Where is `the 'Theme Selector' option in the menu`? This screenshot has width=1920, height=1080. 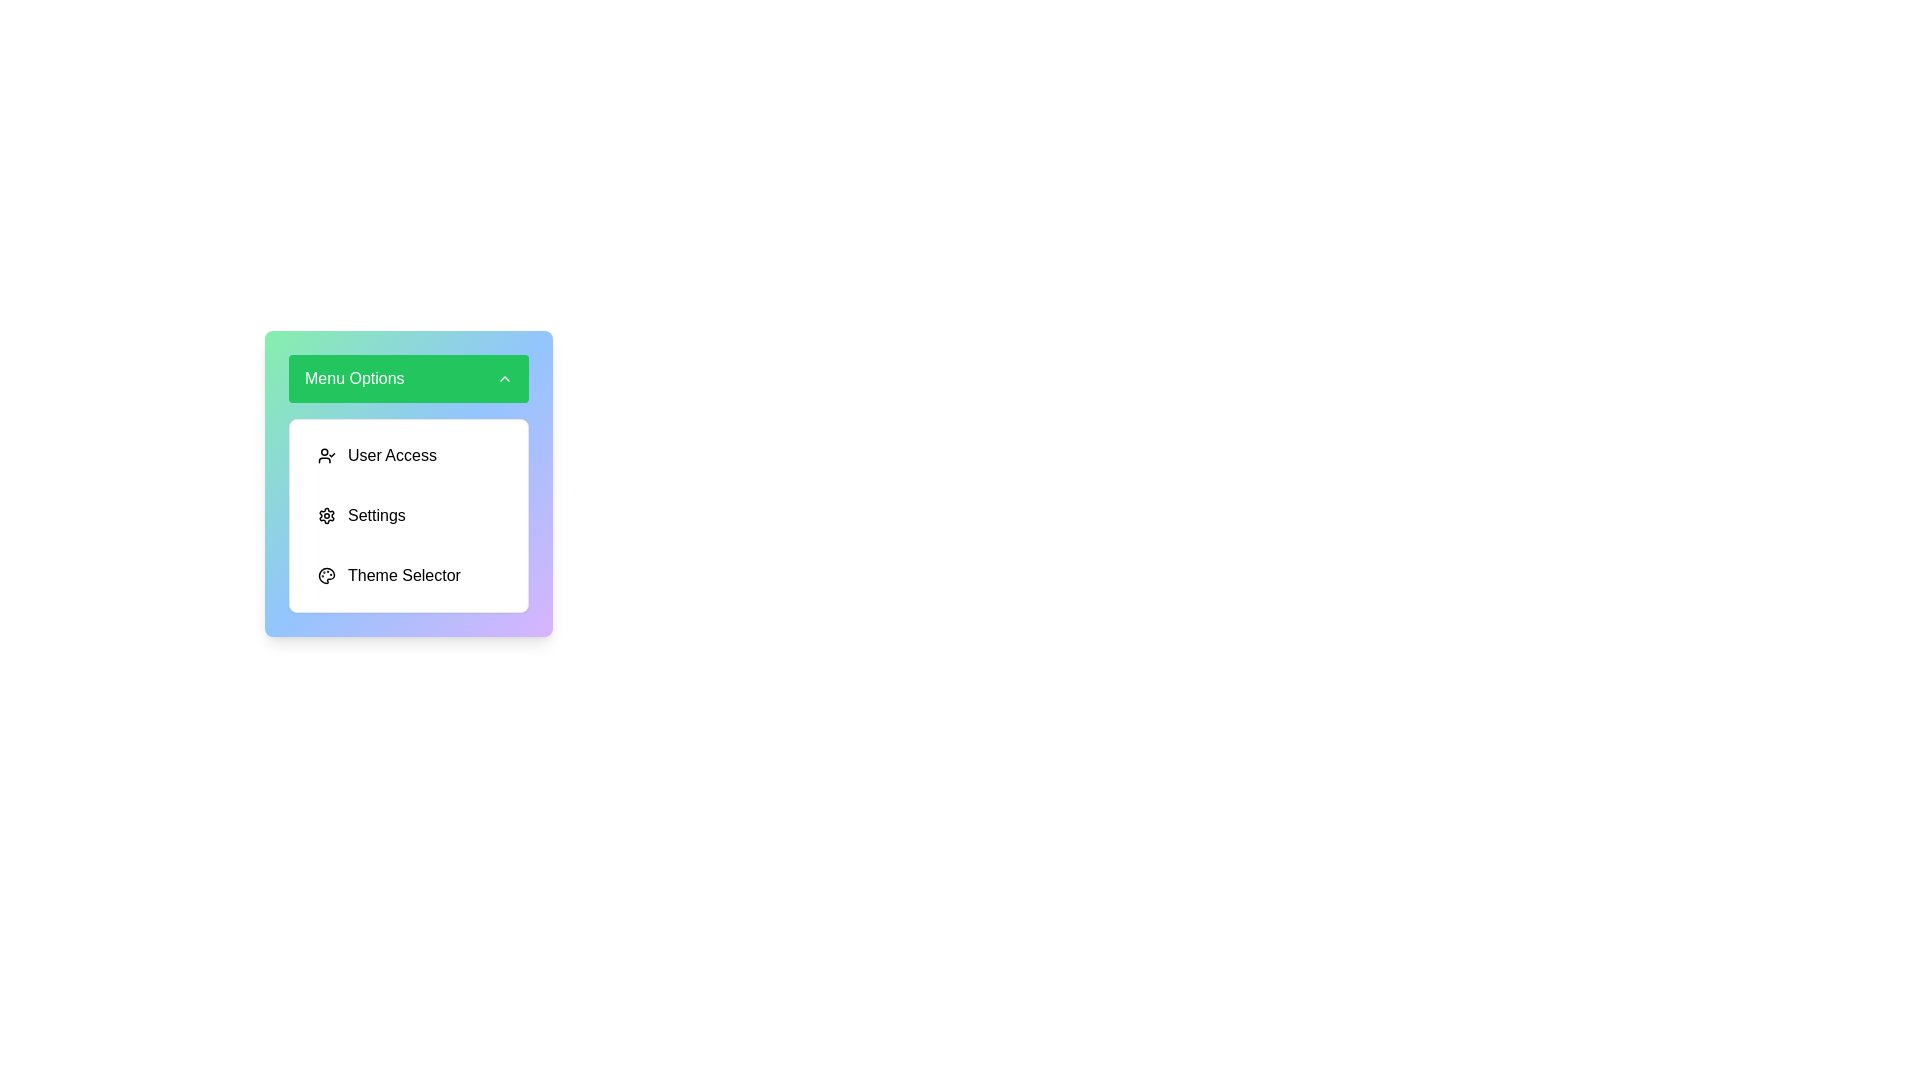 the 'Theme Selector' option in the menu is located at coordinates (407, 575).